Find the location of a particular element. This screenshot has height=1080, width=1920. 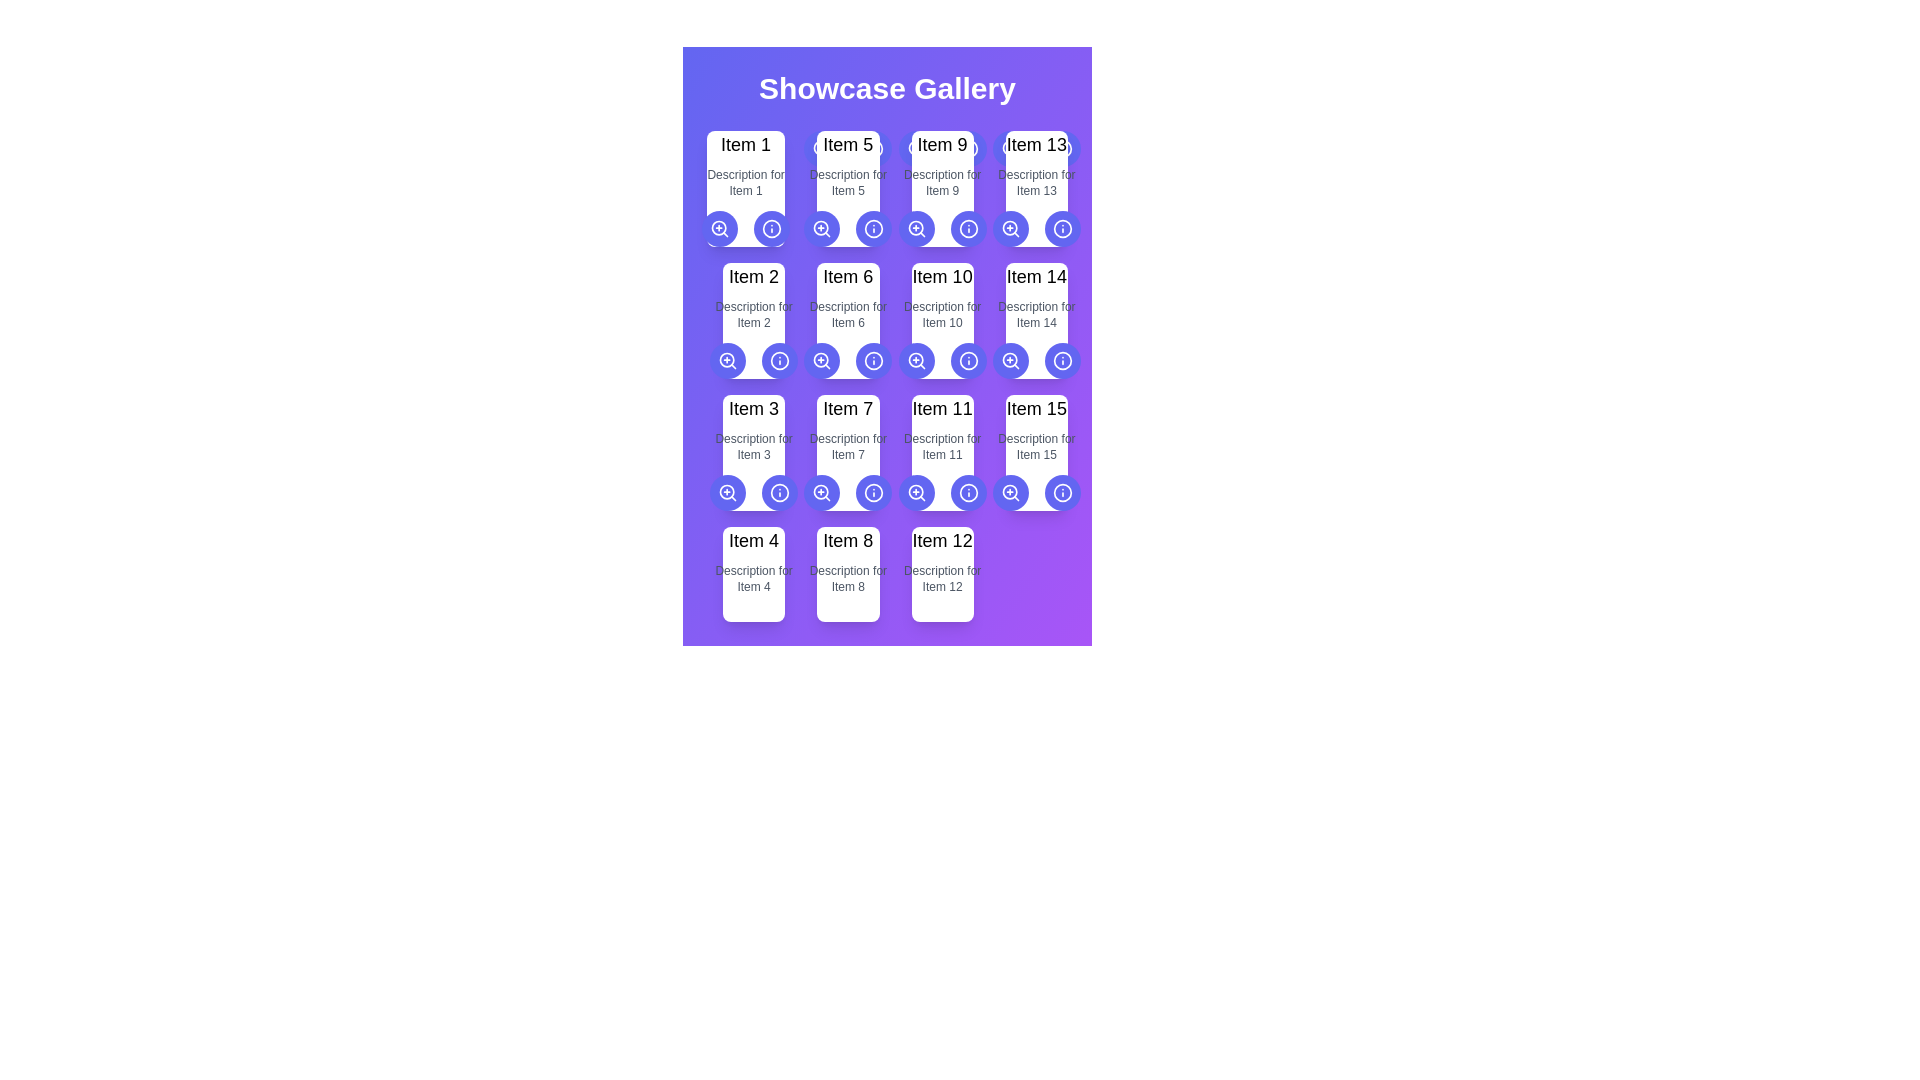

the zoom-in icon button located below the 'Item 1' card is located at coordinates (720, 227).